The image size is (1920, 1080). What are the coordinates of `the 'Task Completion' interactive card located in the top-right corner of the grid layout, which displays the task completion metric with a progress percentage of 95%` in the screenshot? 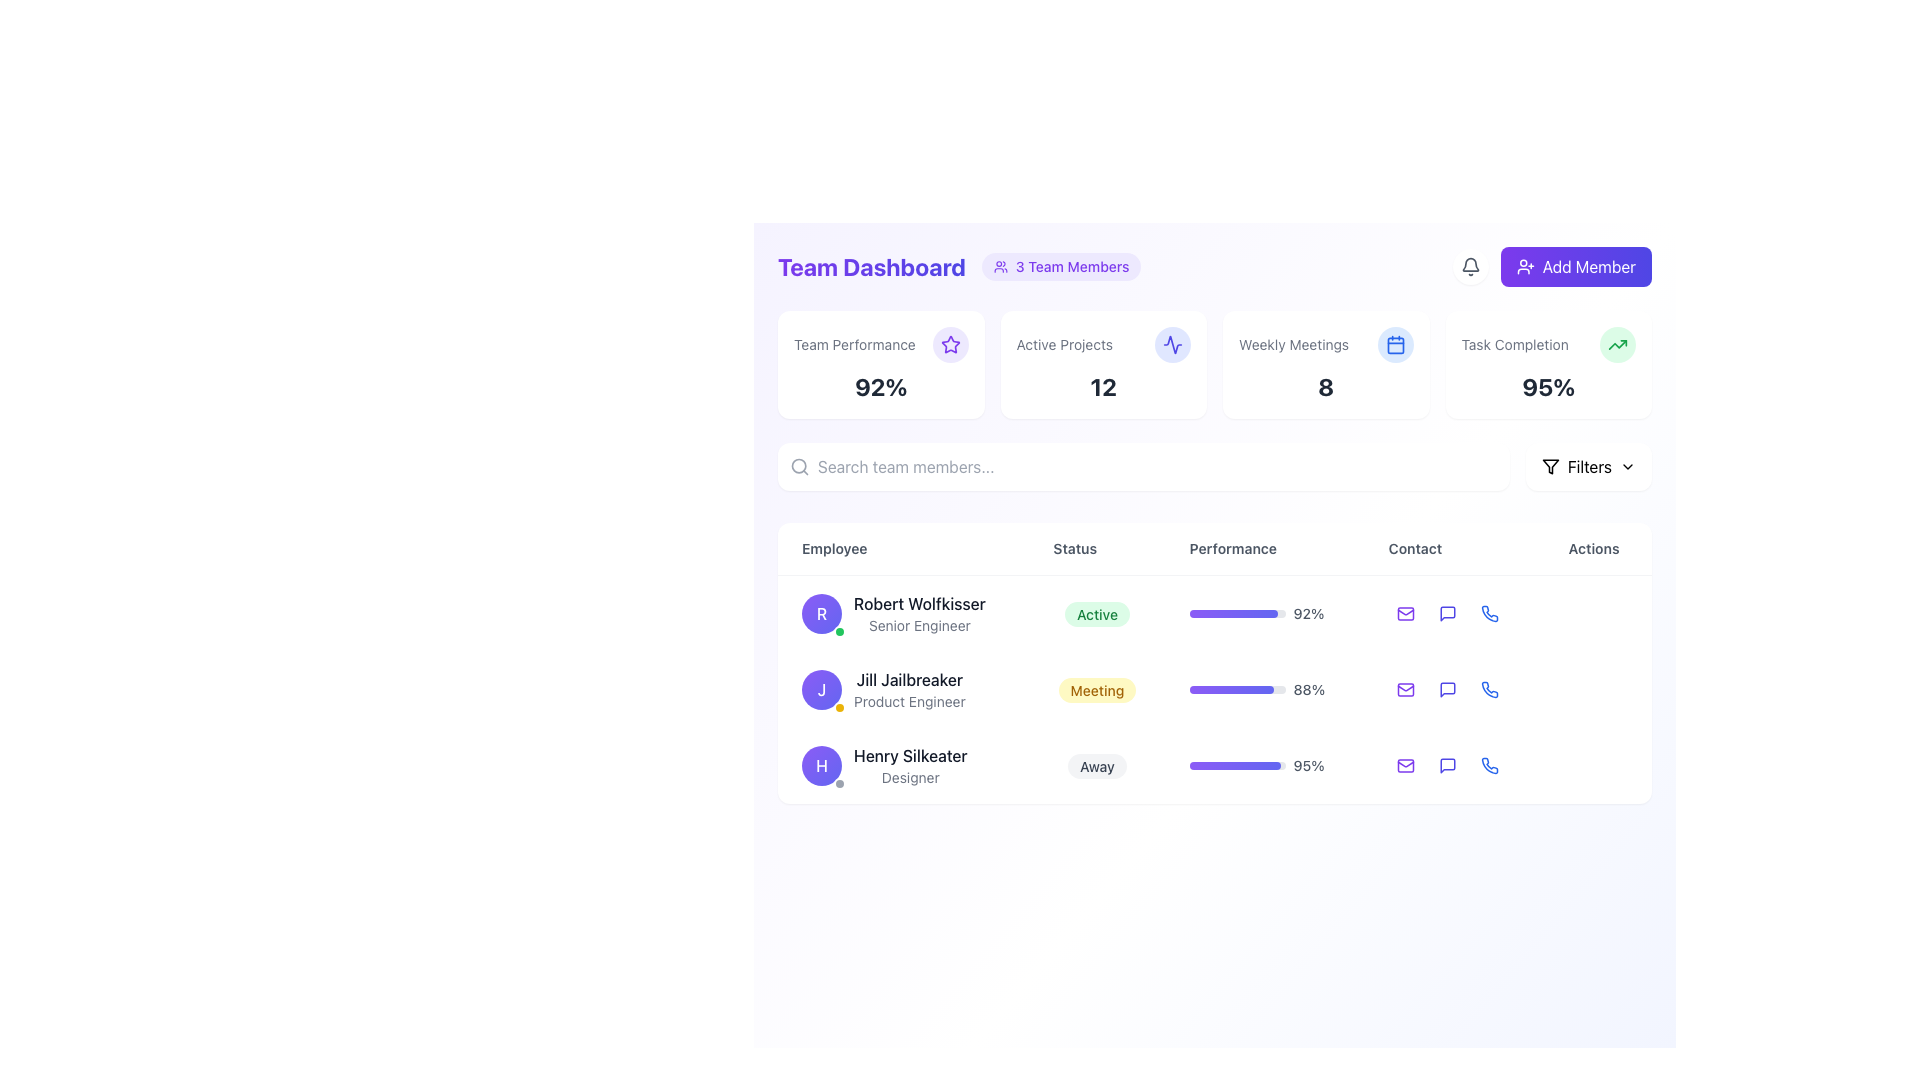 It's located at (1547, 365).